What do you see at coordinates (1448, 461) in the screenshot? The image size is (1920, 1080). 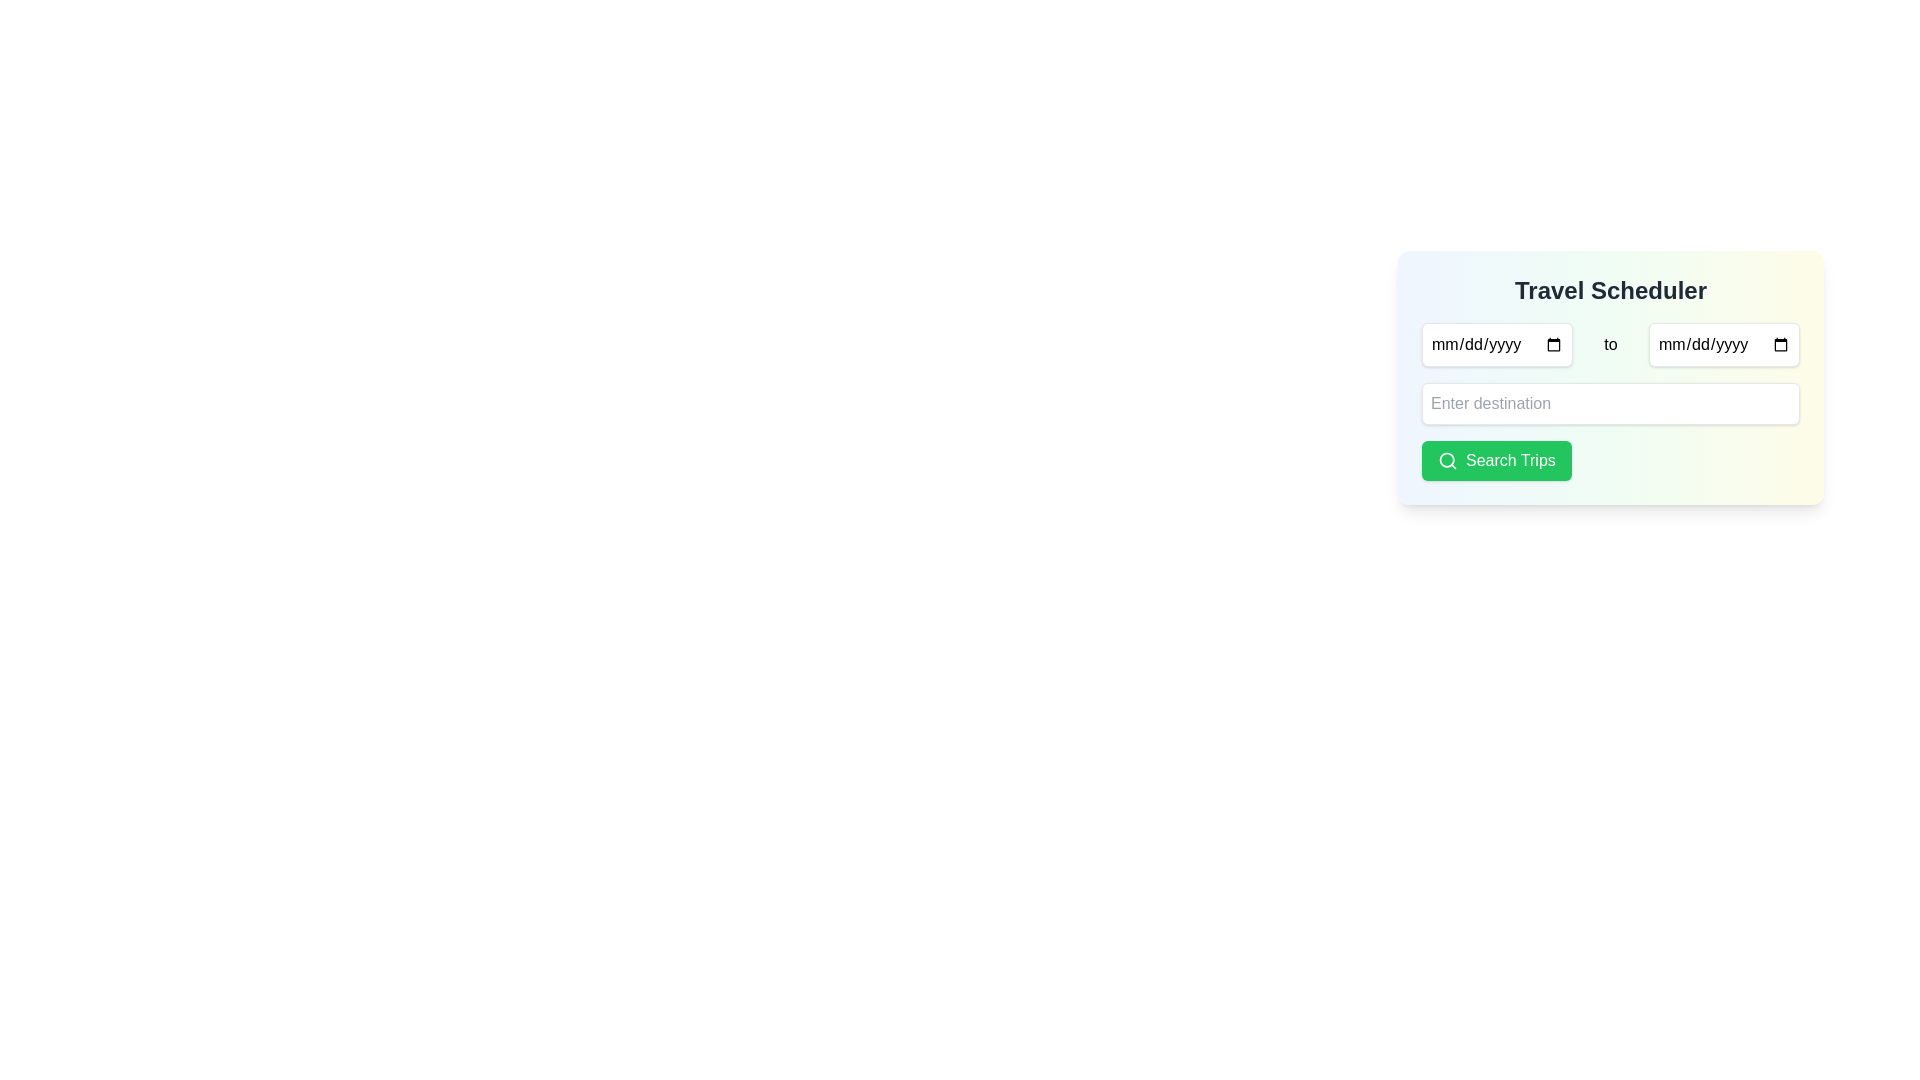 I see `the search icon located inside the green button labeled 'Search Trips' on the left side of the text` at bounding box center [1448, 461].